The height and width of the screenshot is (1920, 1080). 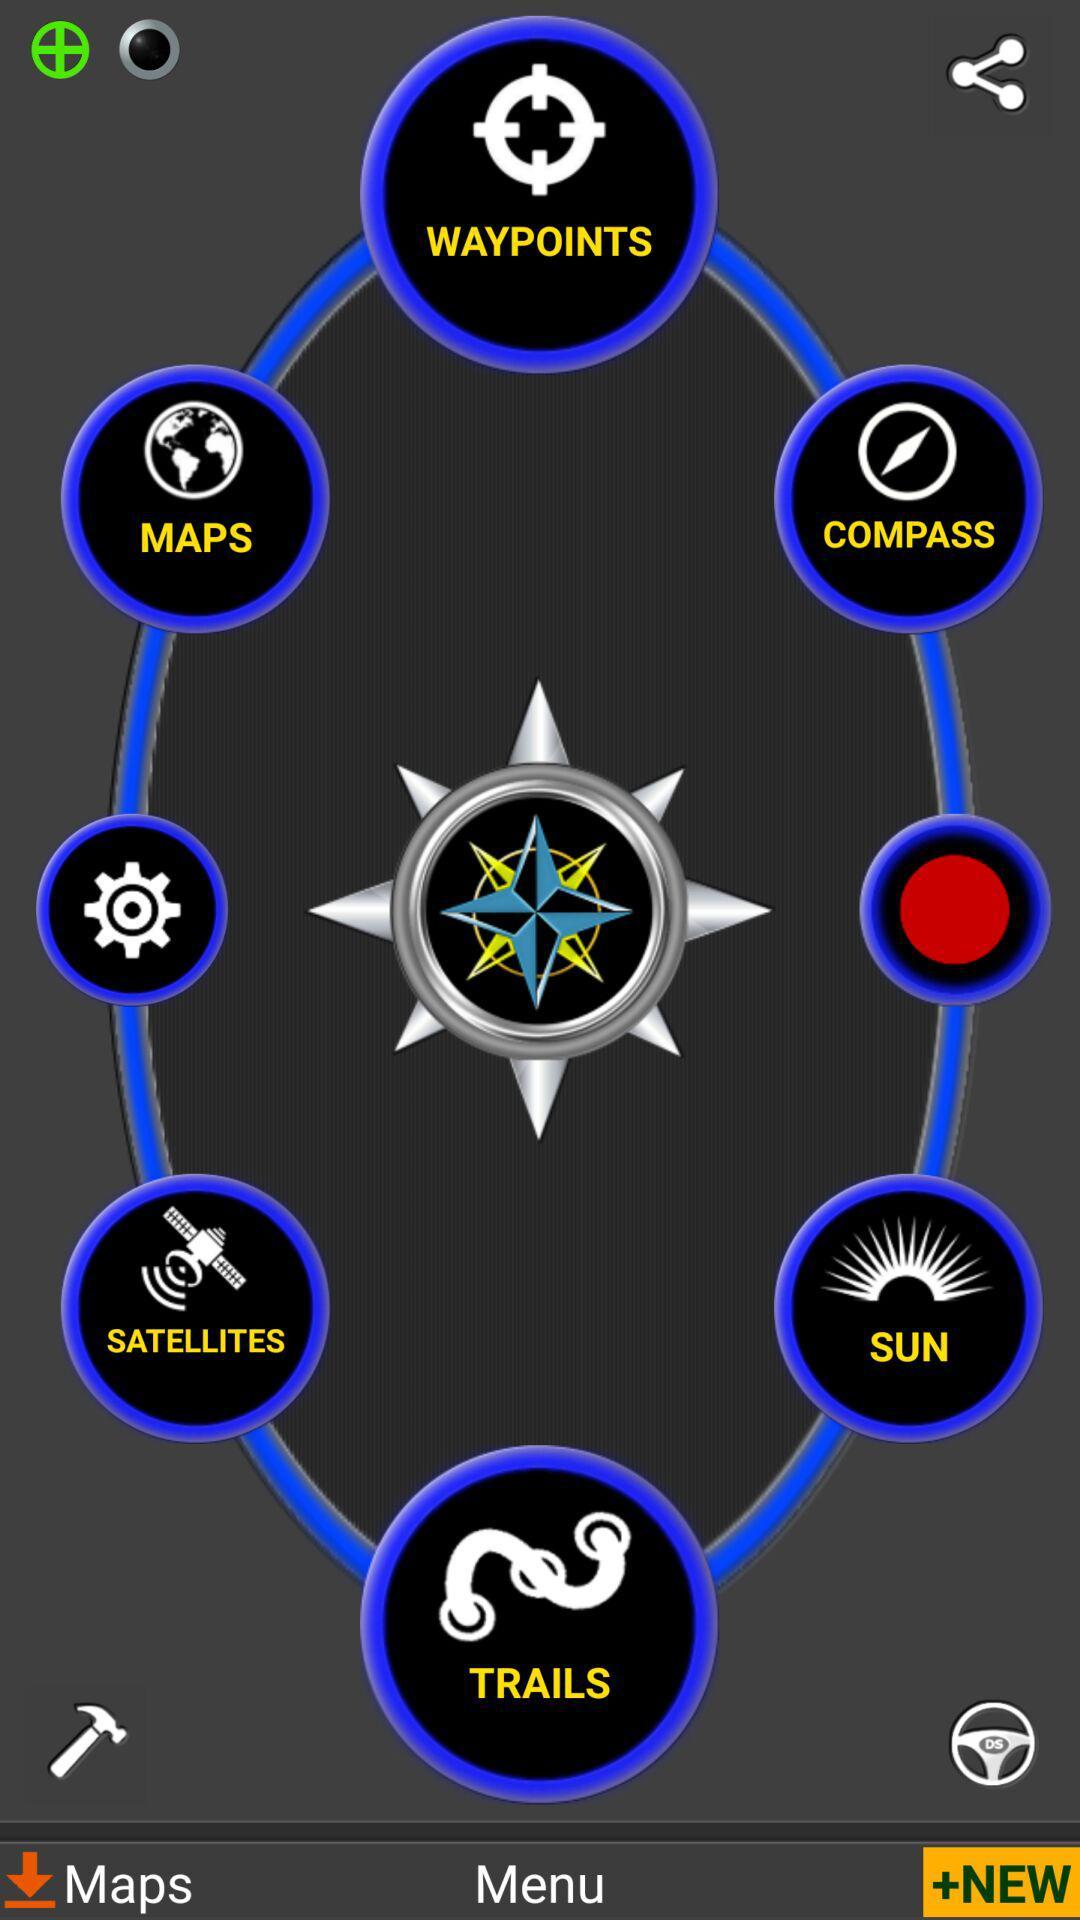 What do you see at coordinates (993, 75) in the screenshot?
I see `the share icon` at bounding box center [993, 75].